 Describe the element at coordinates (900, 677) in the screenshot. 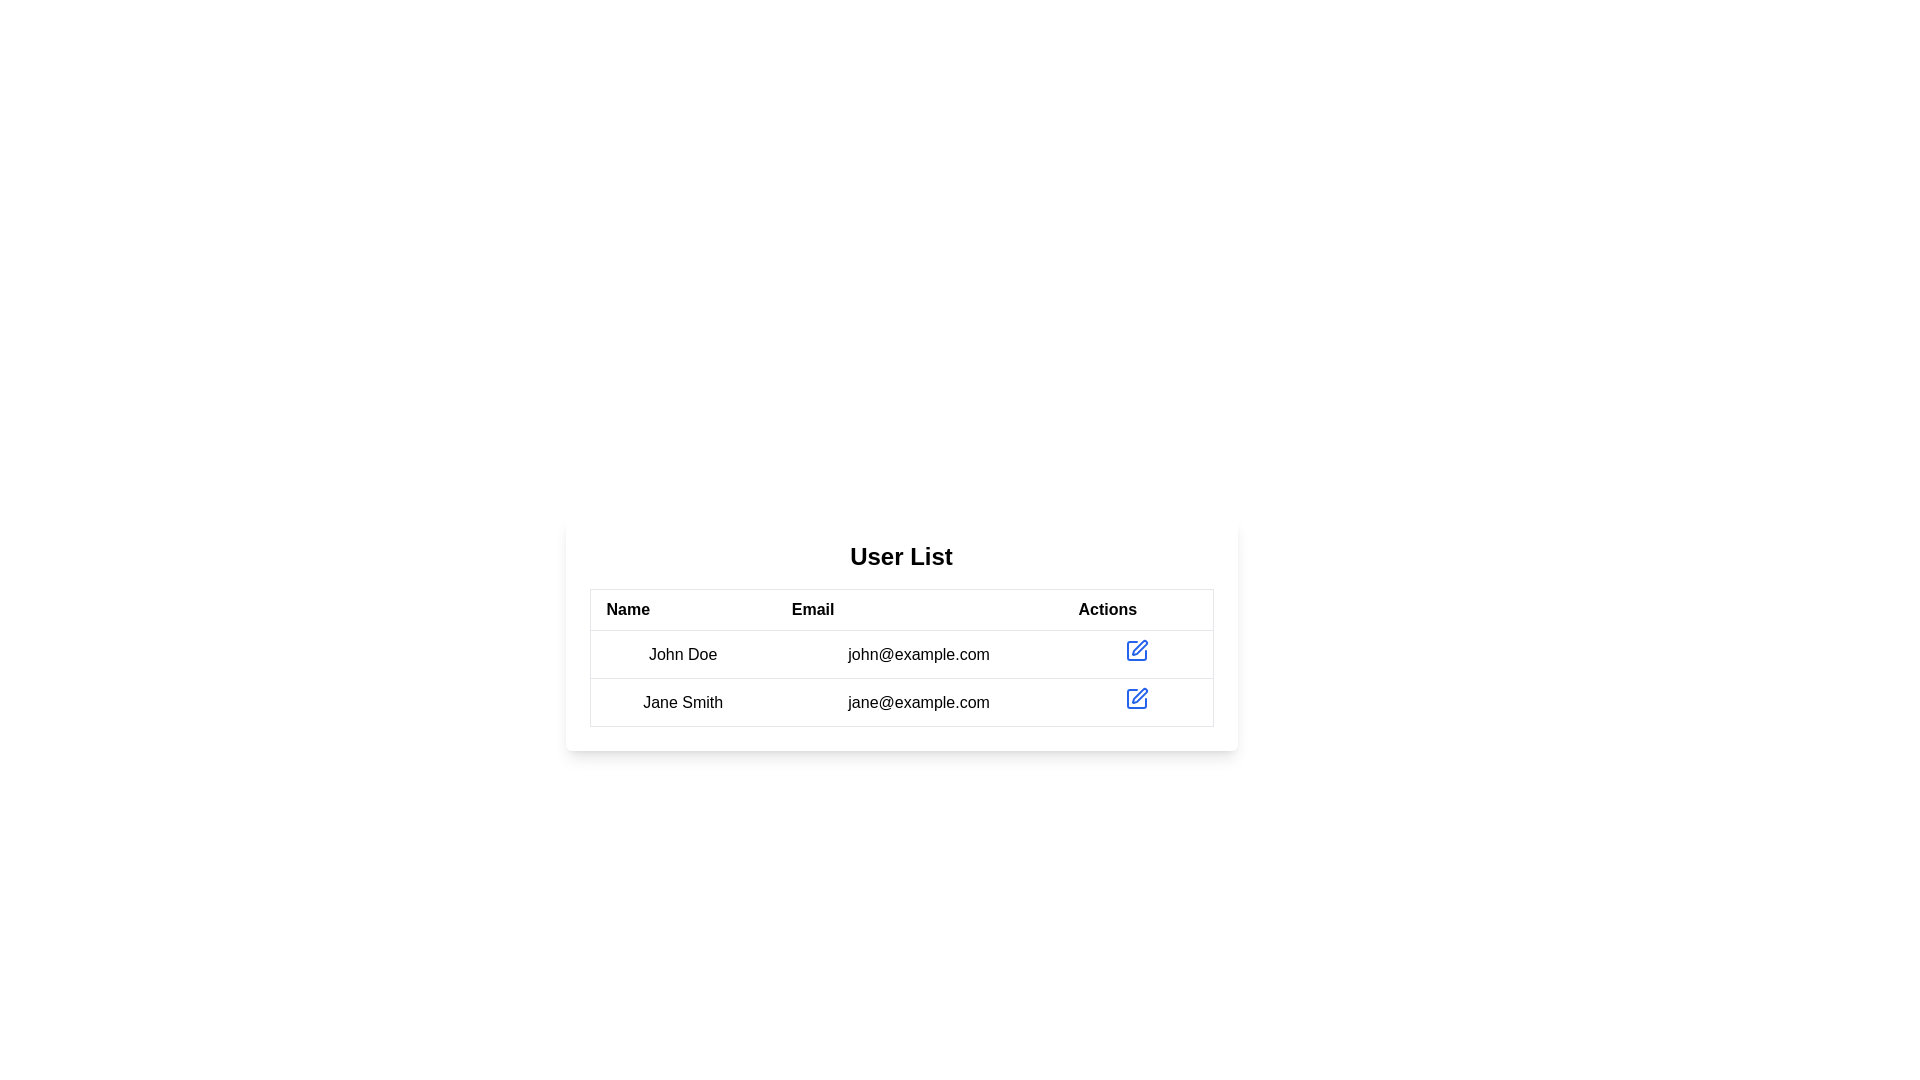

I see `the name and email address displayed in the data row of the table that contains user information, specifically represented by 'John Doe' and 'john@example.com'` at that location.